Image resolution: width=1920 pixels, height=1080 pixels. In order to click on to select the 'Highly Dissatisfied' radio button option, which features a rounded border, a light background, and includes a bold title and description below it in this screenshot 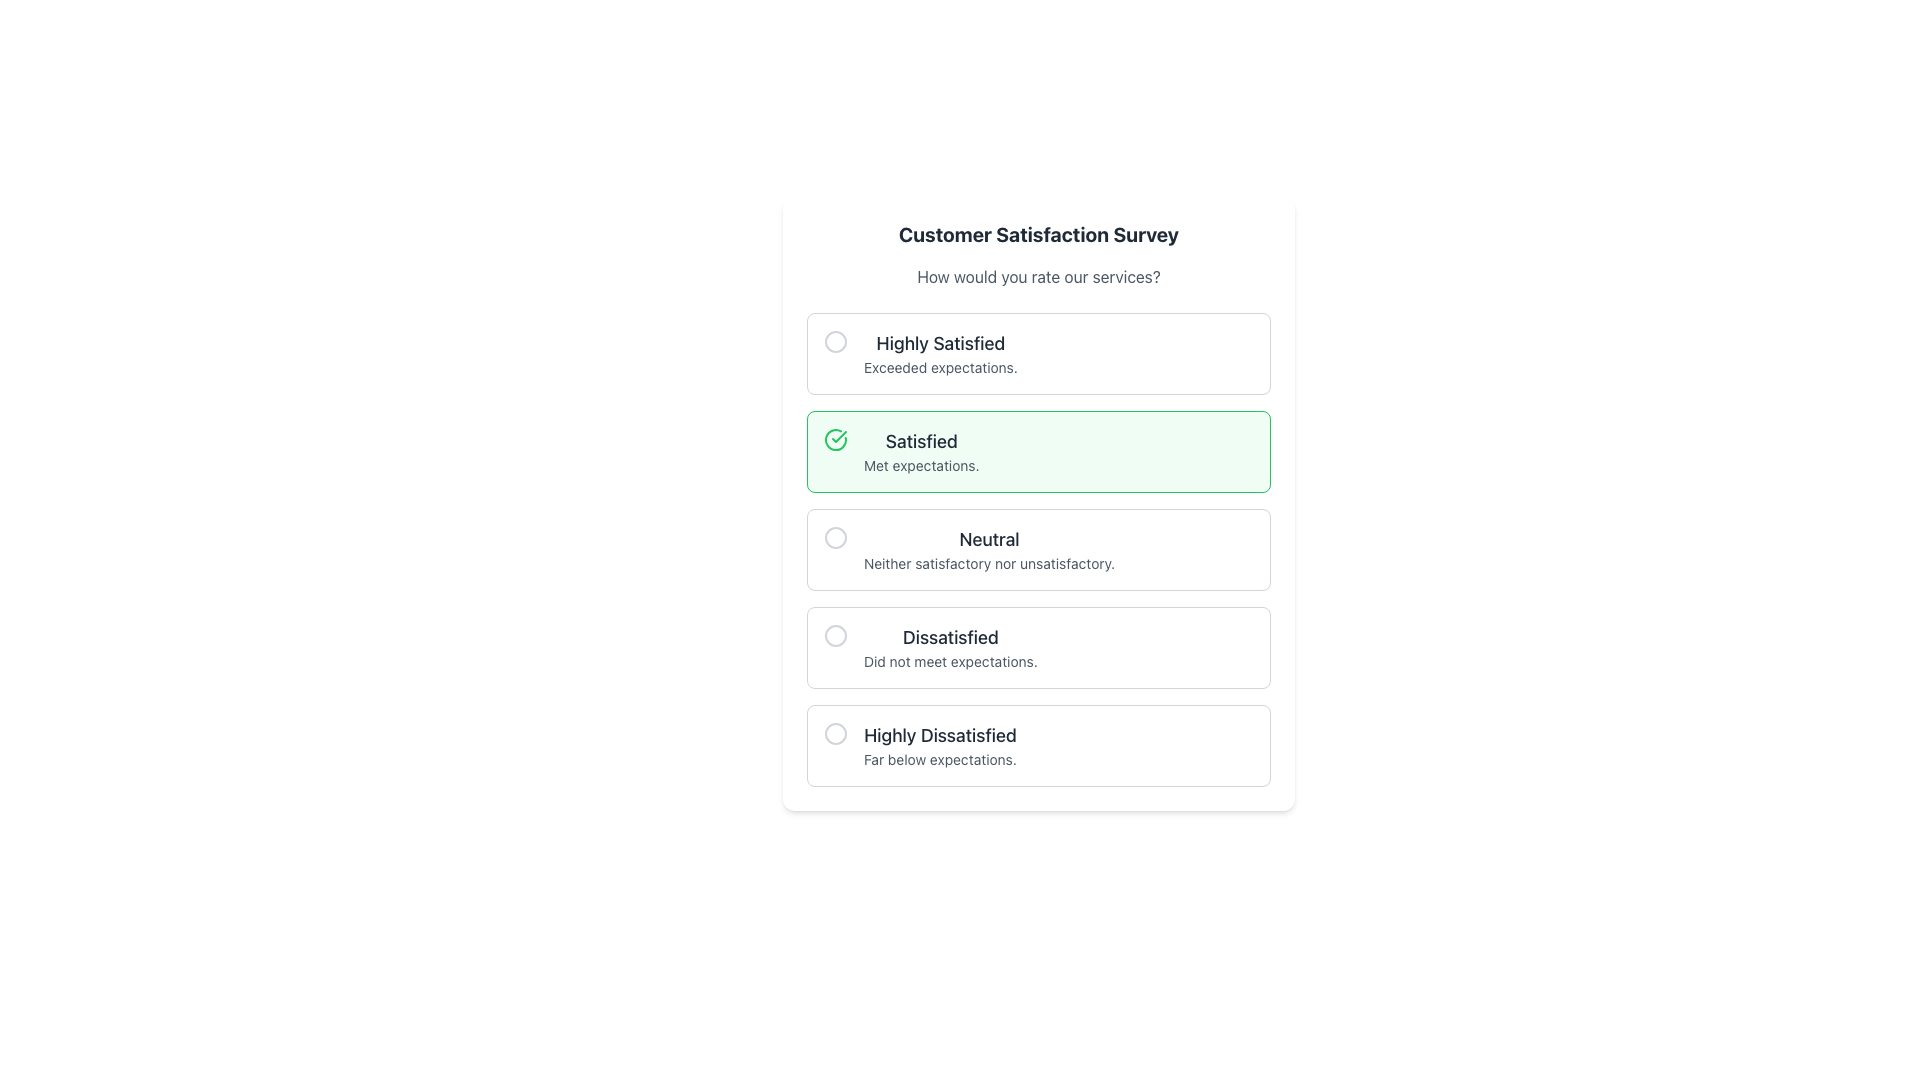, I will do `click(1038, 745)`.